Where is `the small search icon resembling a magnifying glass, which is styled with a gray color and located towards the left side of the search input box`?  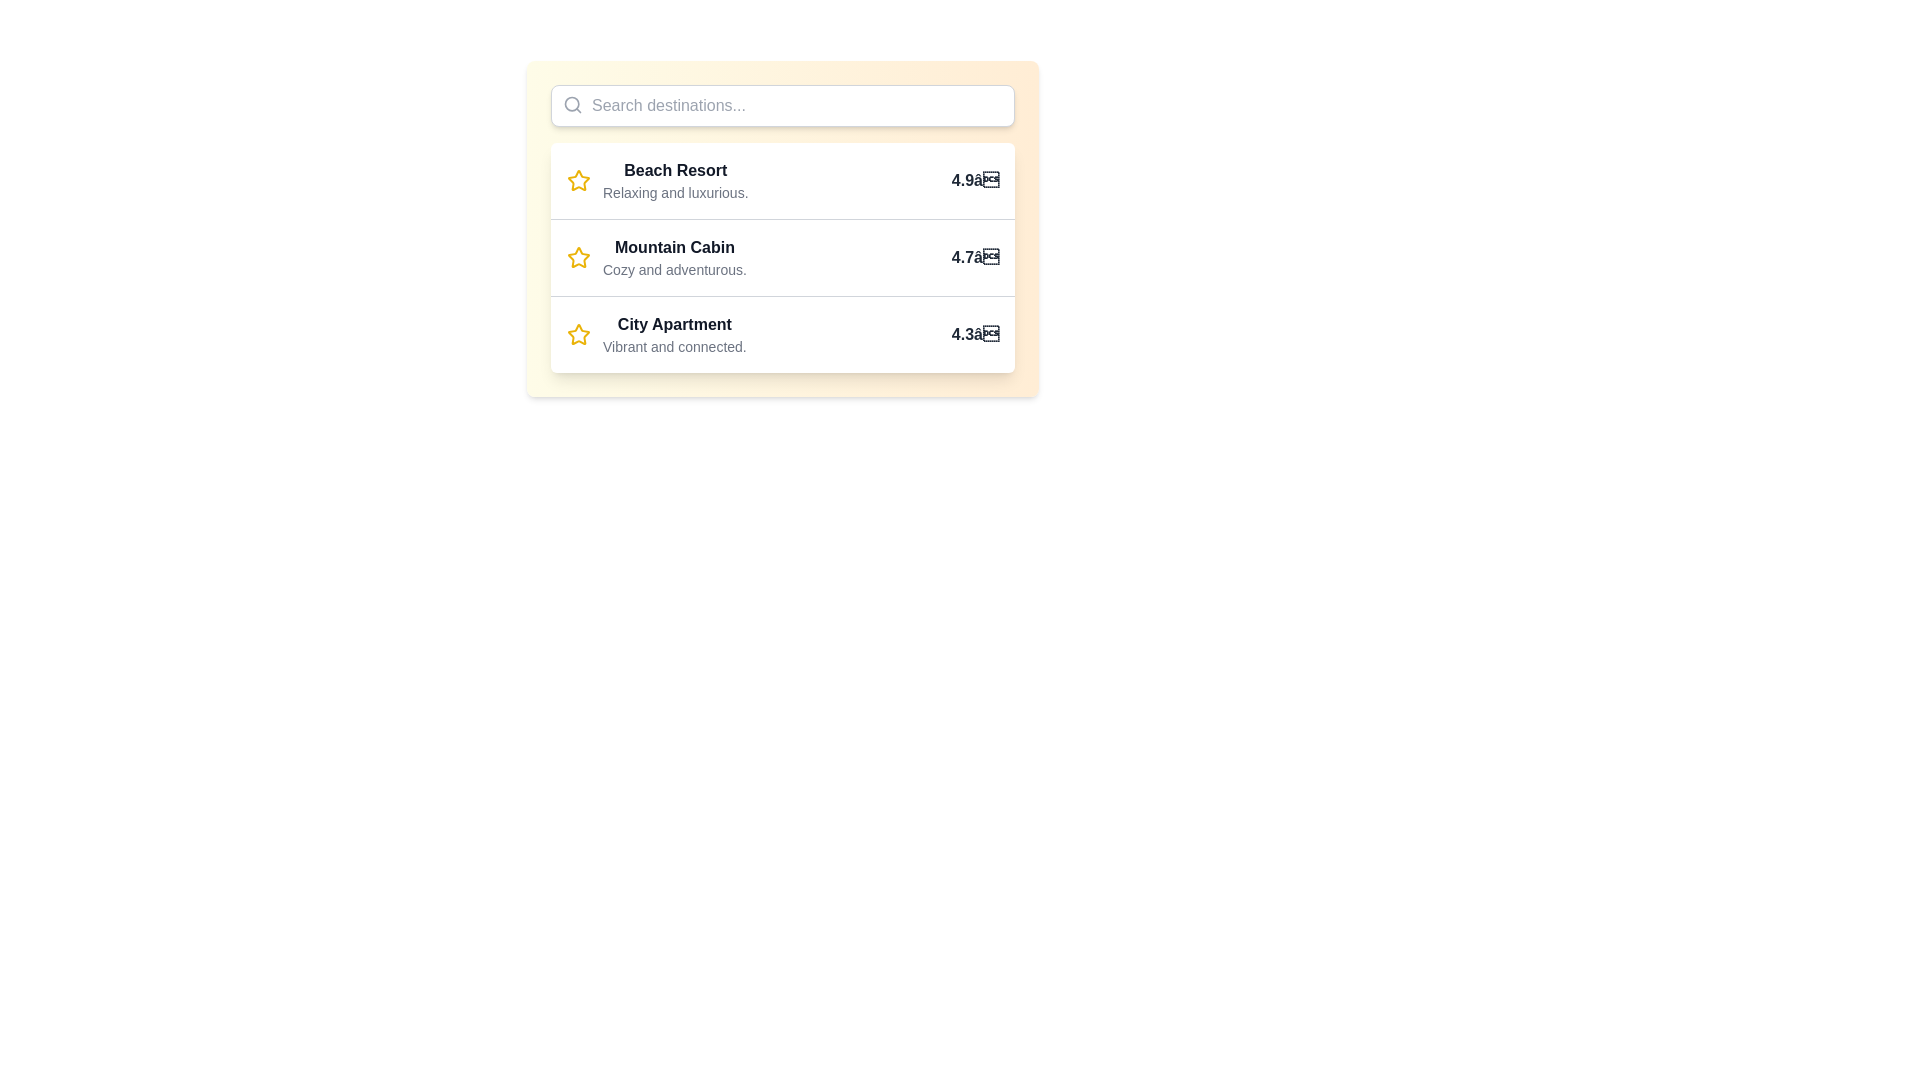
the small search icon resembling a magnifying glass, which is styled with a gray color and located towards the left side of the search input box is located at coordinates (571, 104).